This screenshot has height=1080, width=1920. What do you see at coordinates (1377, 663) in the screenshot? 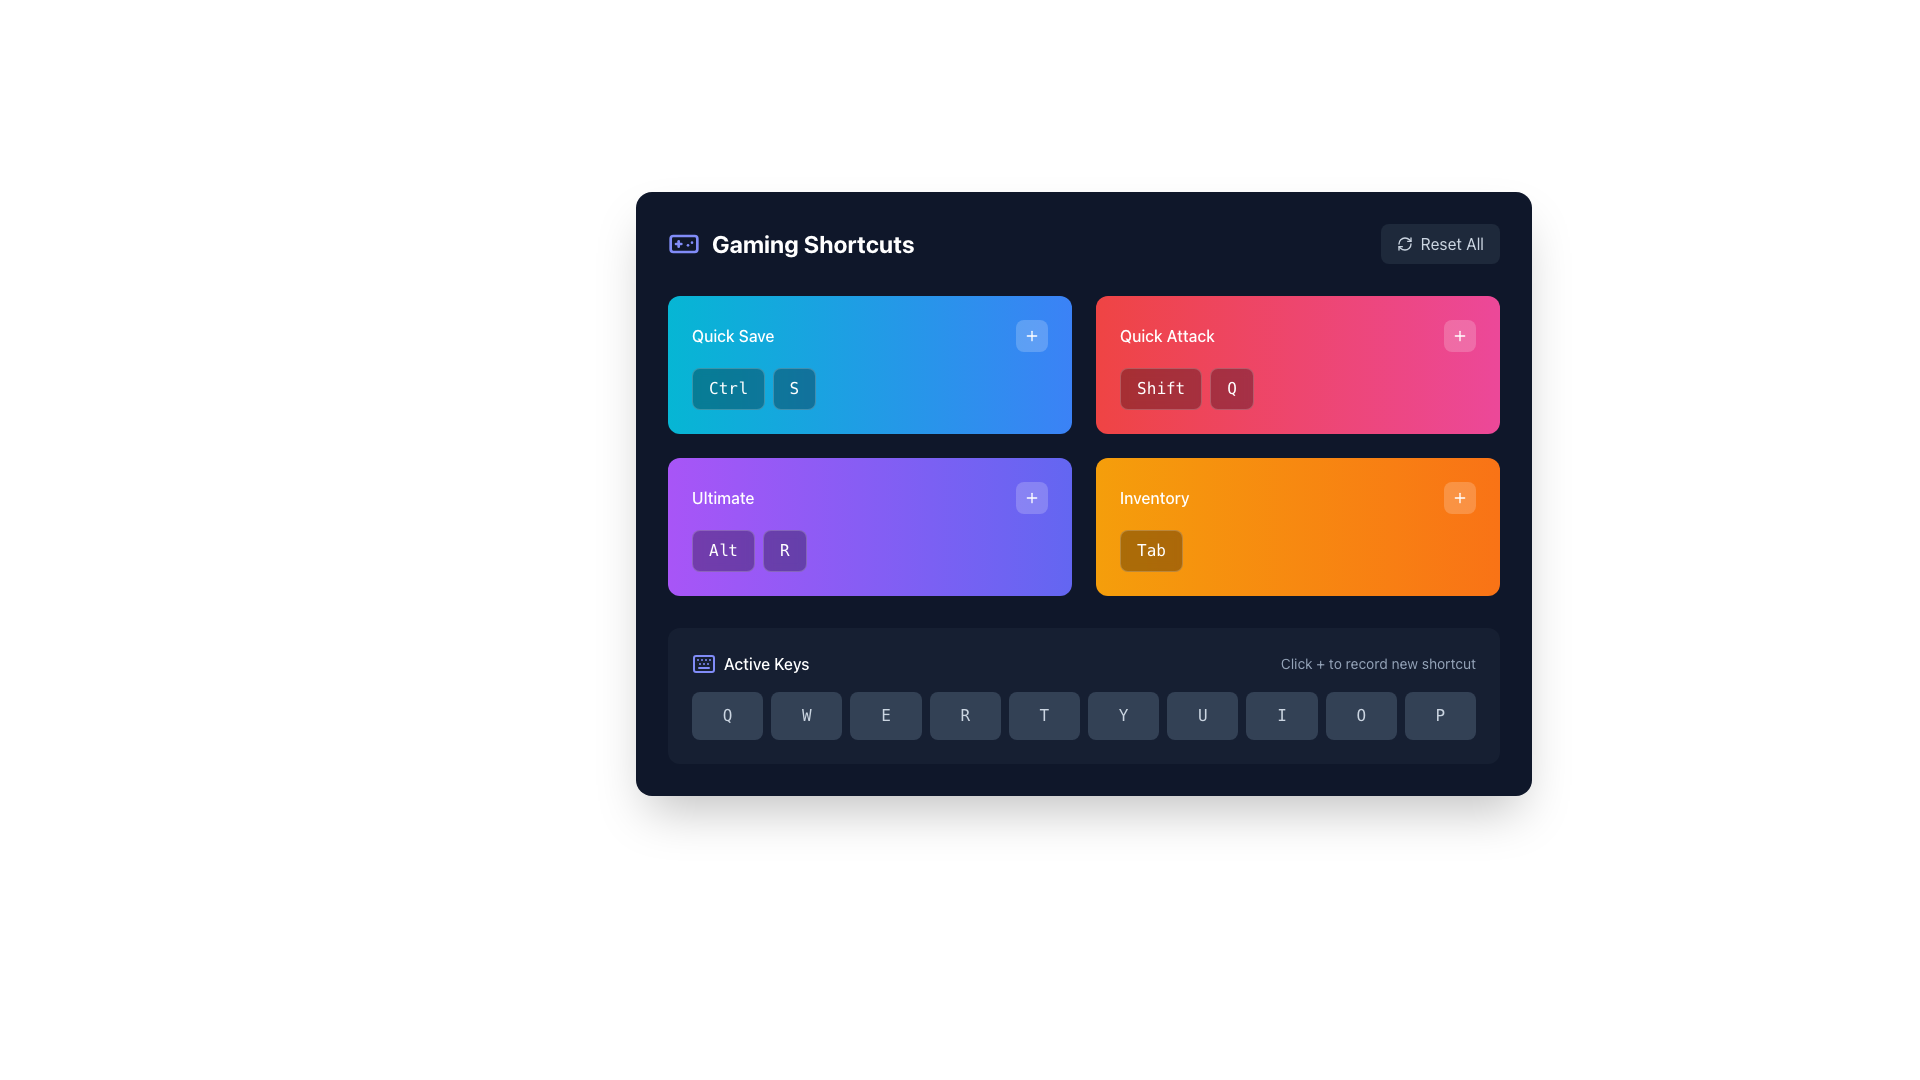
I see `the instructional text displaying 'Click + to record new shortcut.' located in the bottom-right corner of the 'Active Keys' section` at bounding box center [1377, 663].